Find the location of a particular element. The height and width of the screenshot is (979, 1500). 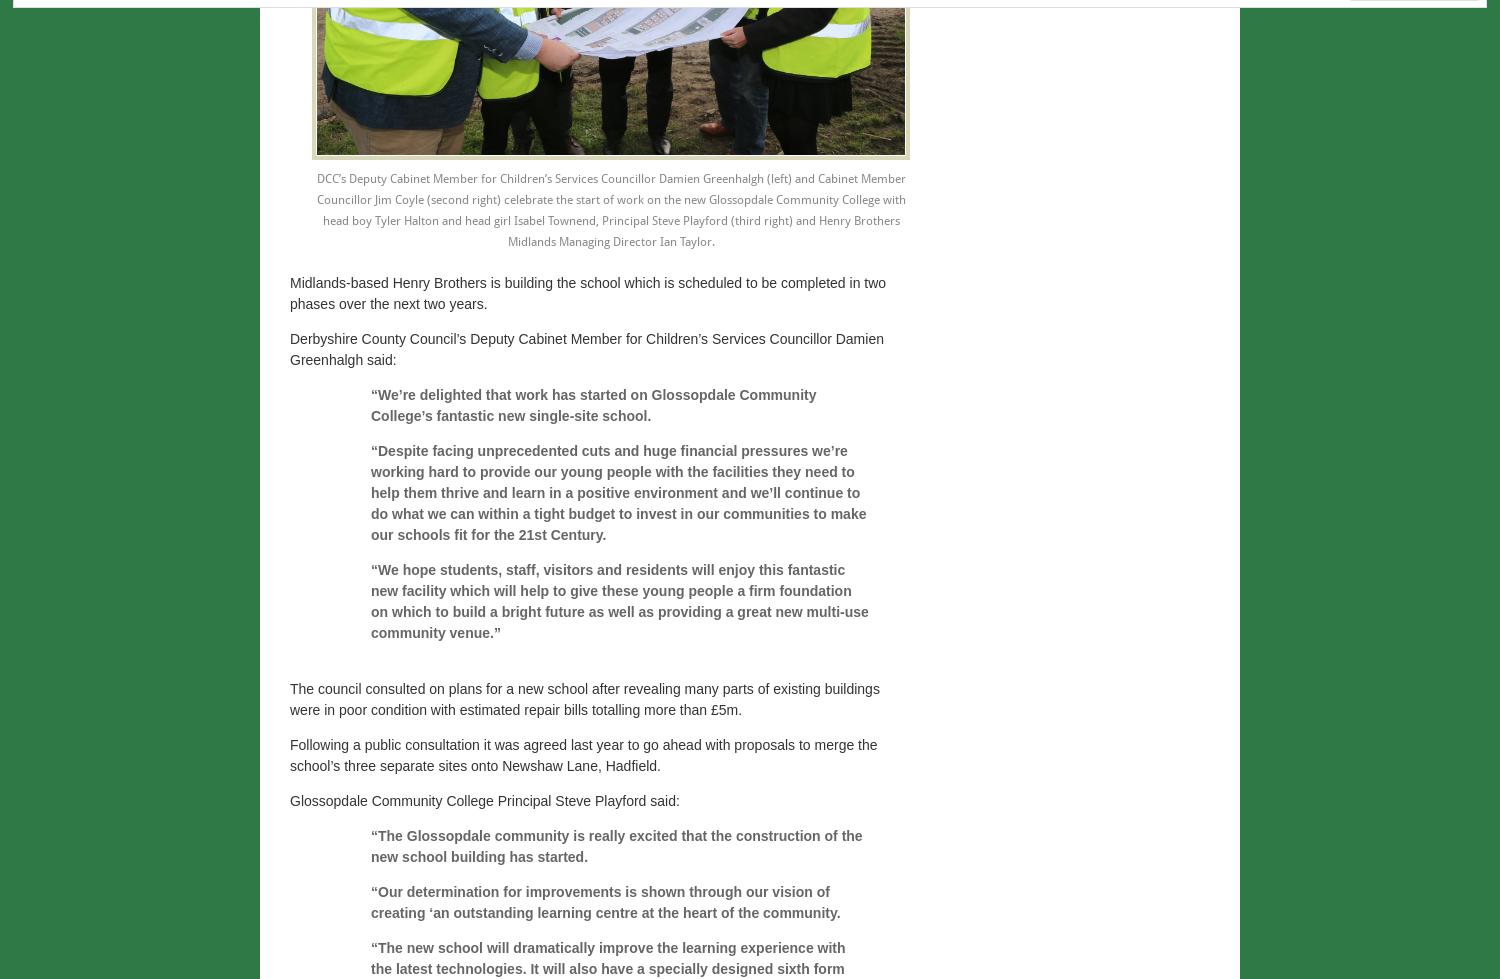

'“We’re delighted that work has started on Glossopdale Community College’s fantastic new single-site school.' is located at coordinates (592, 405).